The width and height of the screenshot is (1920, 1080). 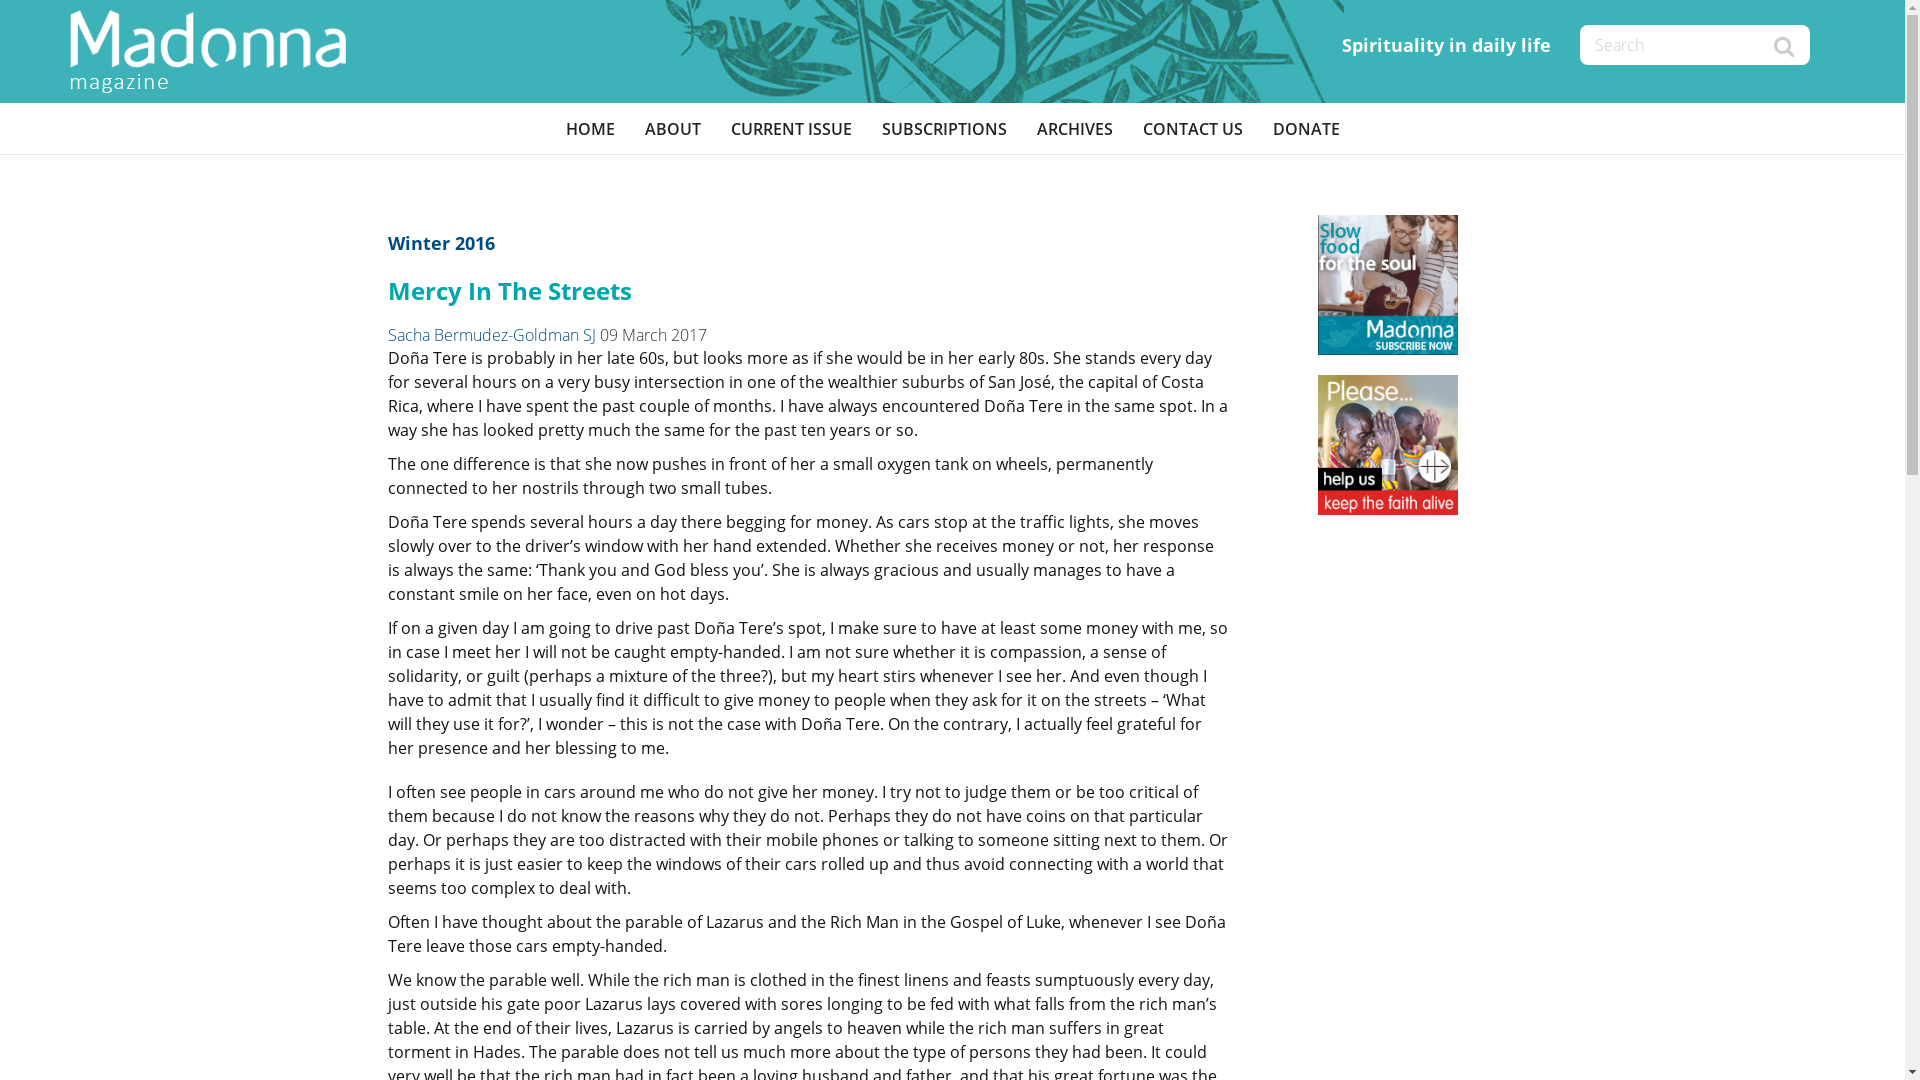 What do you see at coordinates (1074, 128) in the screenshot?
I see `'ARCHIVES'` at bounding box center [1074, 128].